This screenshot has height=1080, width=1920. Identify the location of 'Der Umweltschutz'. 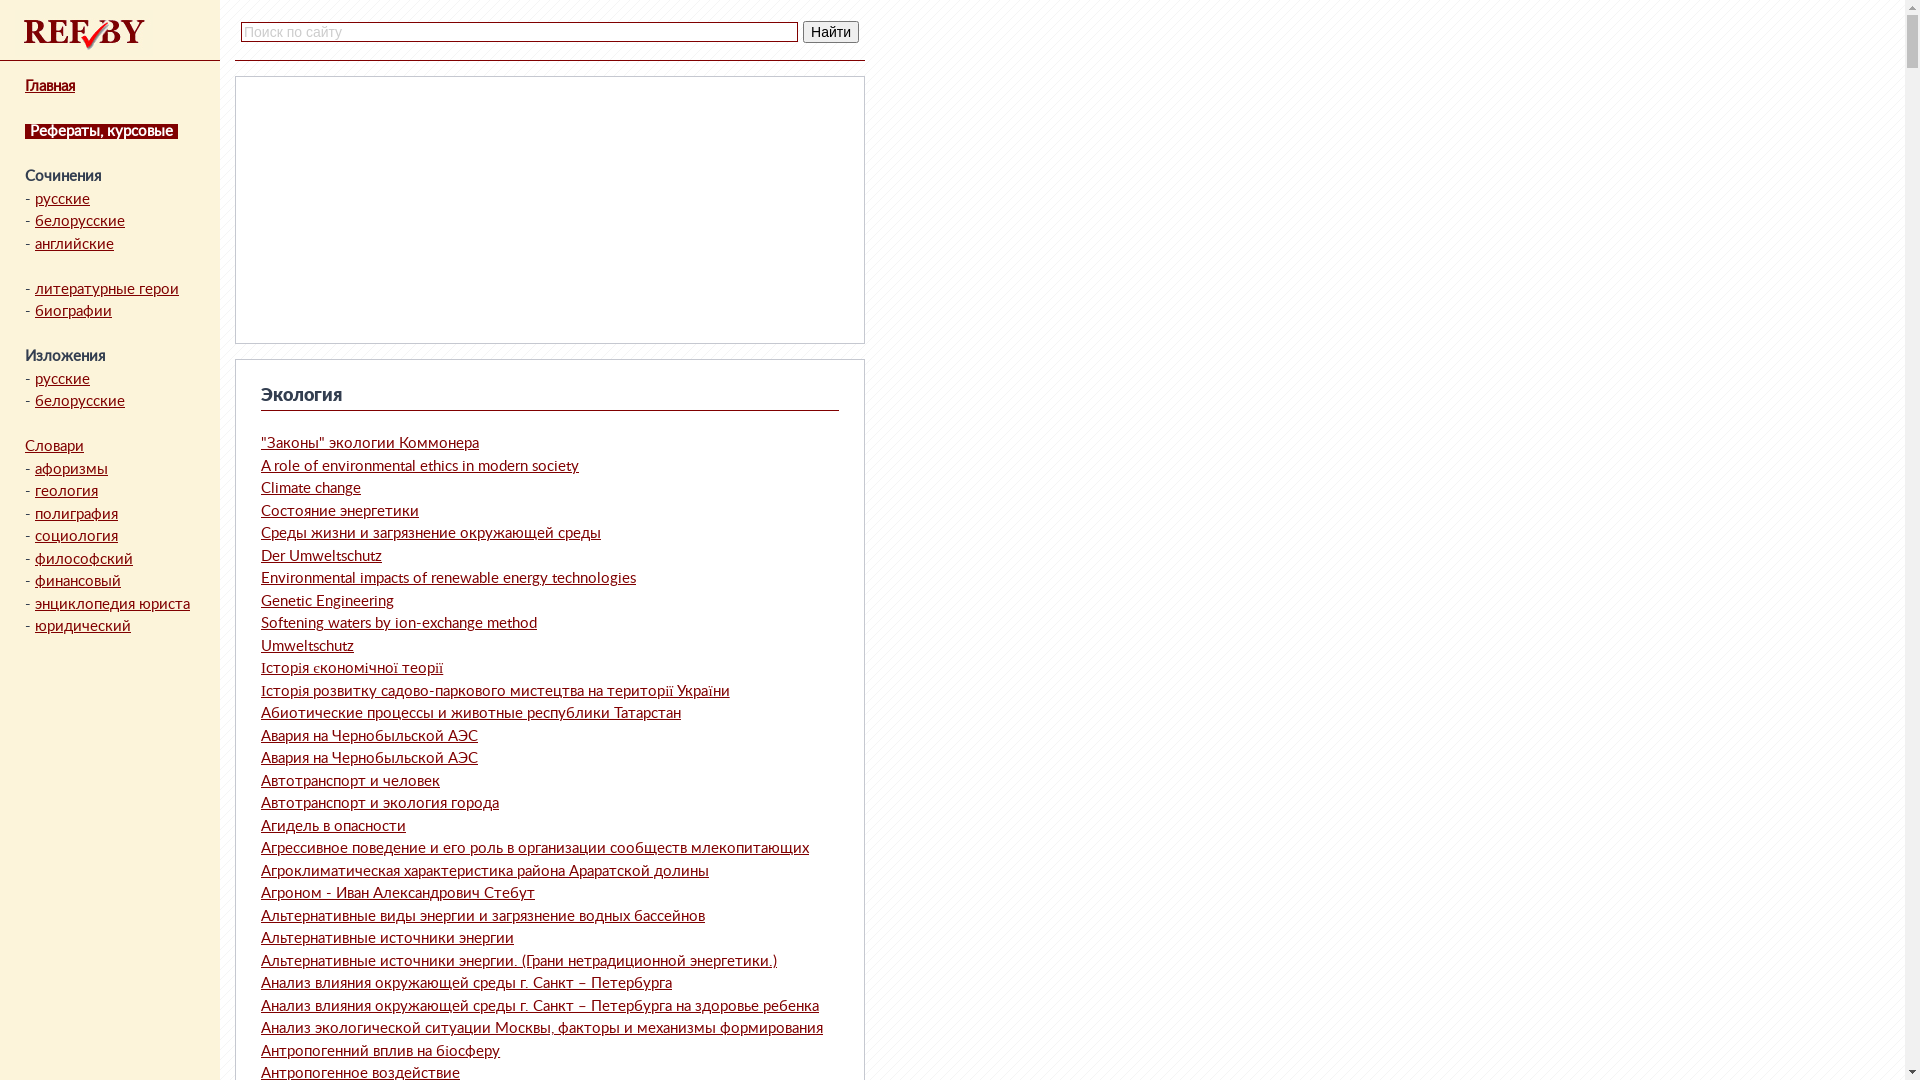
(321, 555).